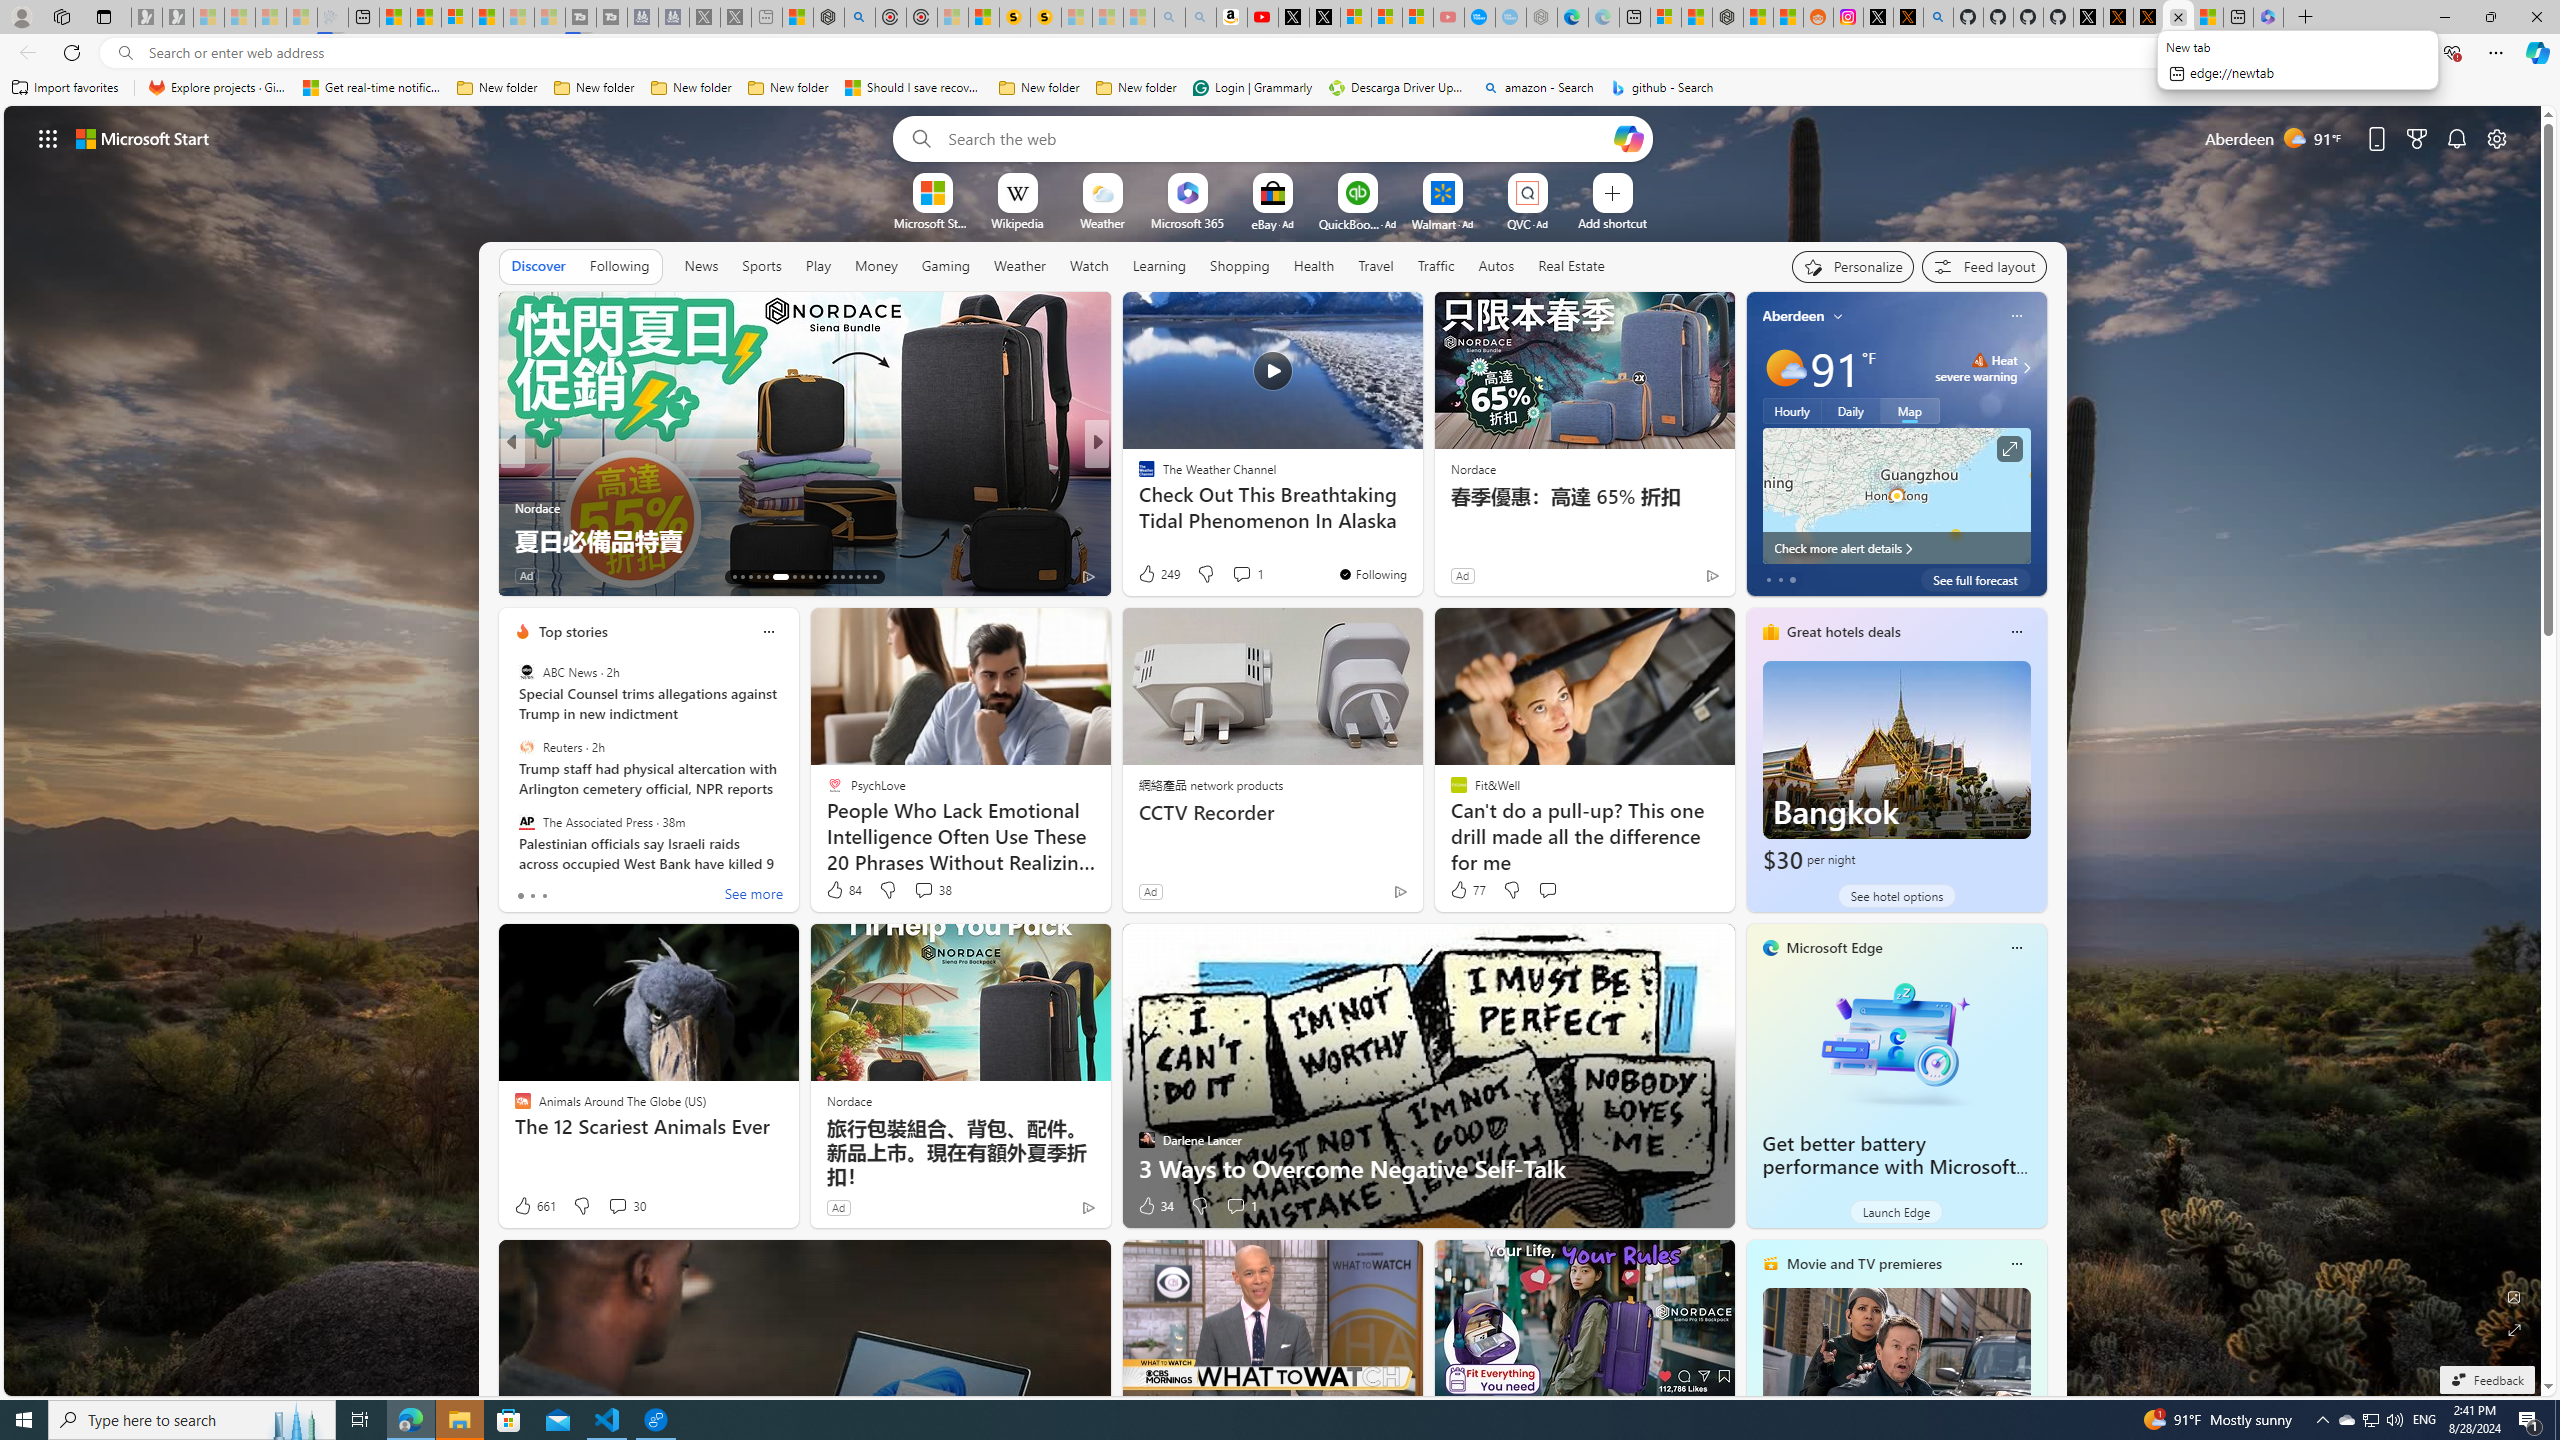 The width and height of the screenshot is (2560, 1440). I want to click on 'Learning', so click(1157, 264).